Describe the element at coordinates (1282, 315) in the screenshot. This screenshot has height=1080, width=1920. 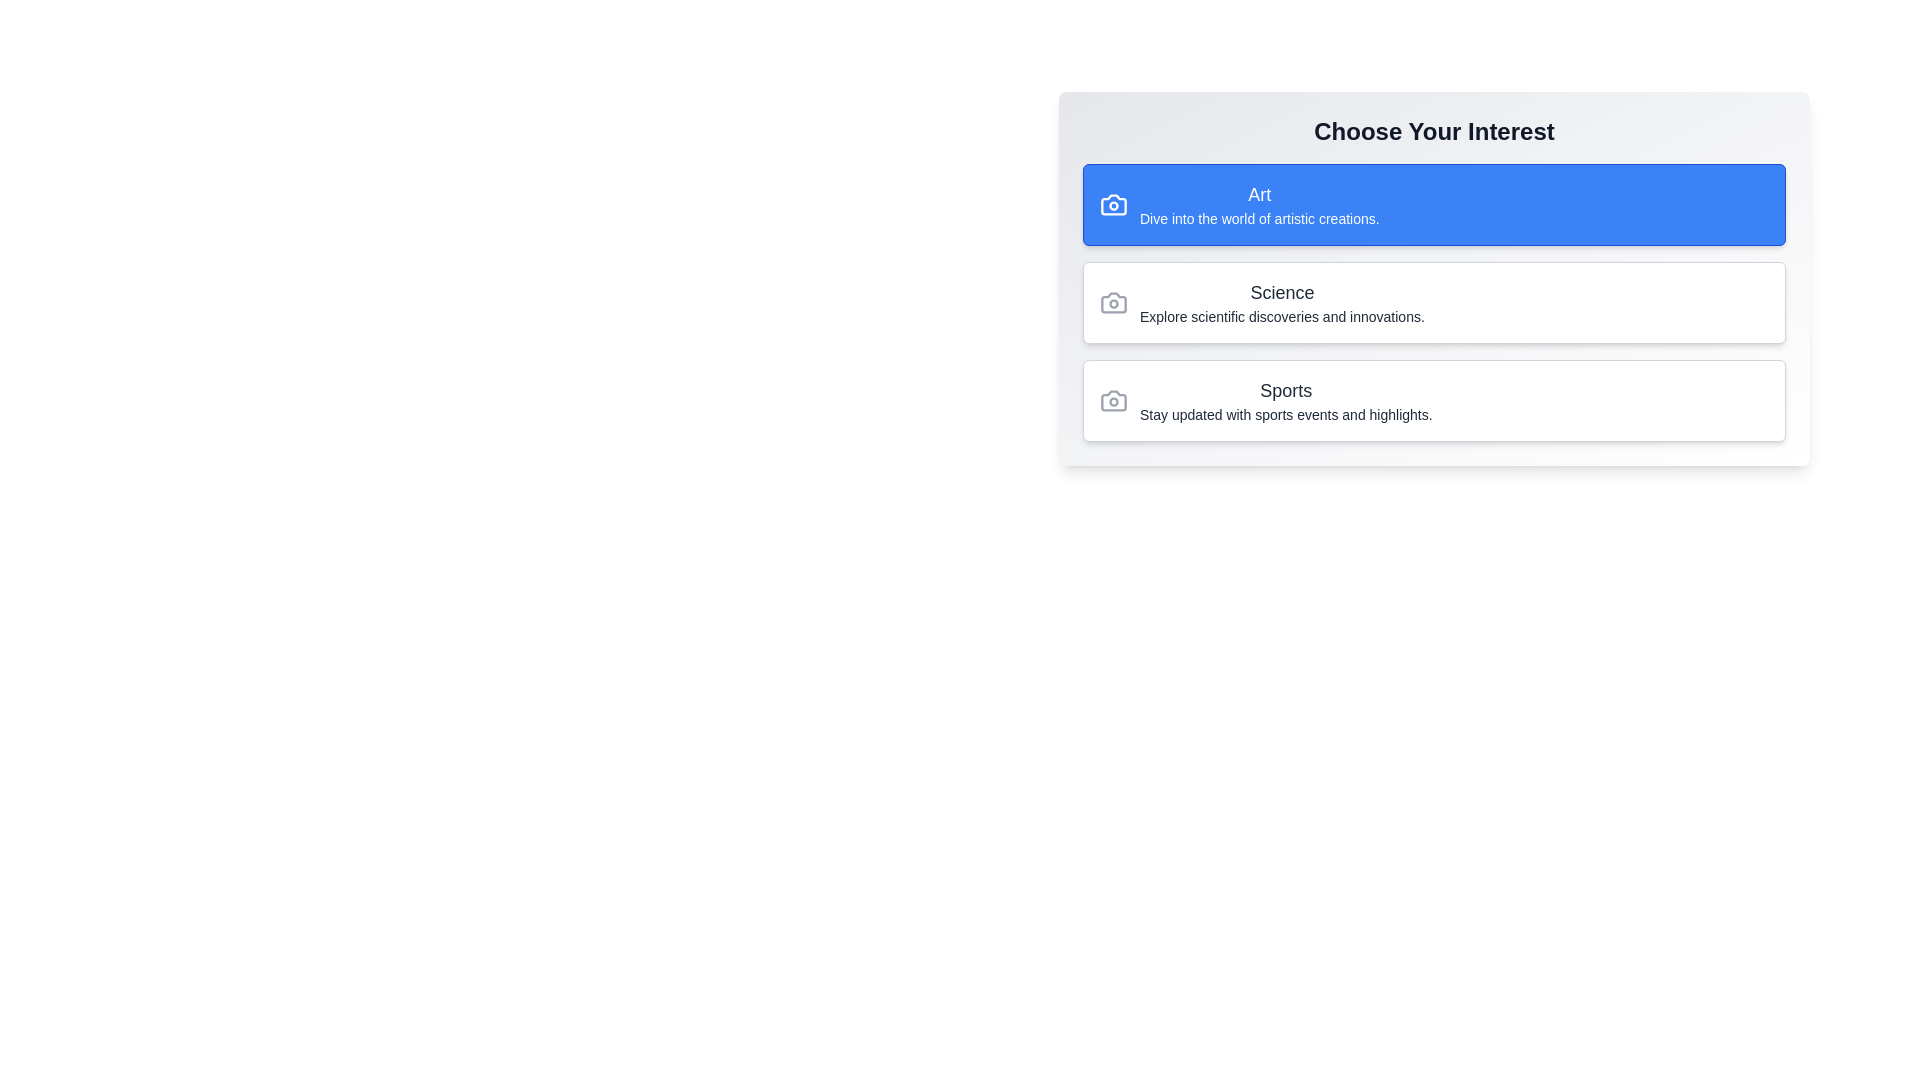
I see `the text element that reads 'Explore scientific discoveries and innovations.' located beneath the title 'Science' in the vertical list of choices` at that location.